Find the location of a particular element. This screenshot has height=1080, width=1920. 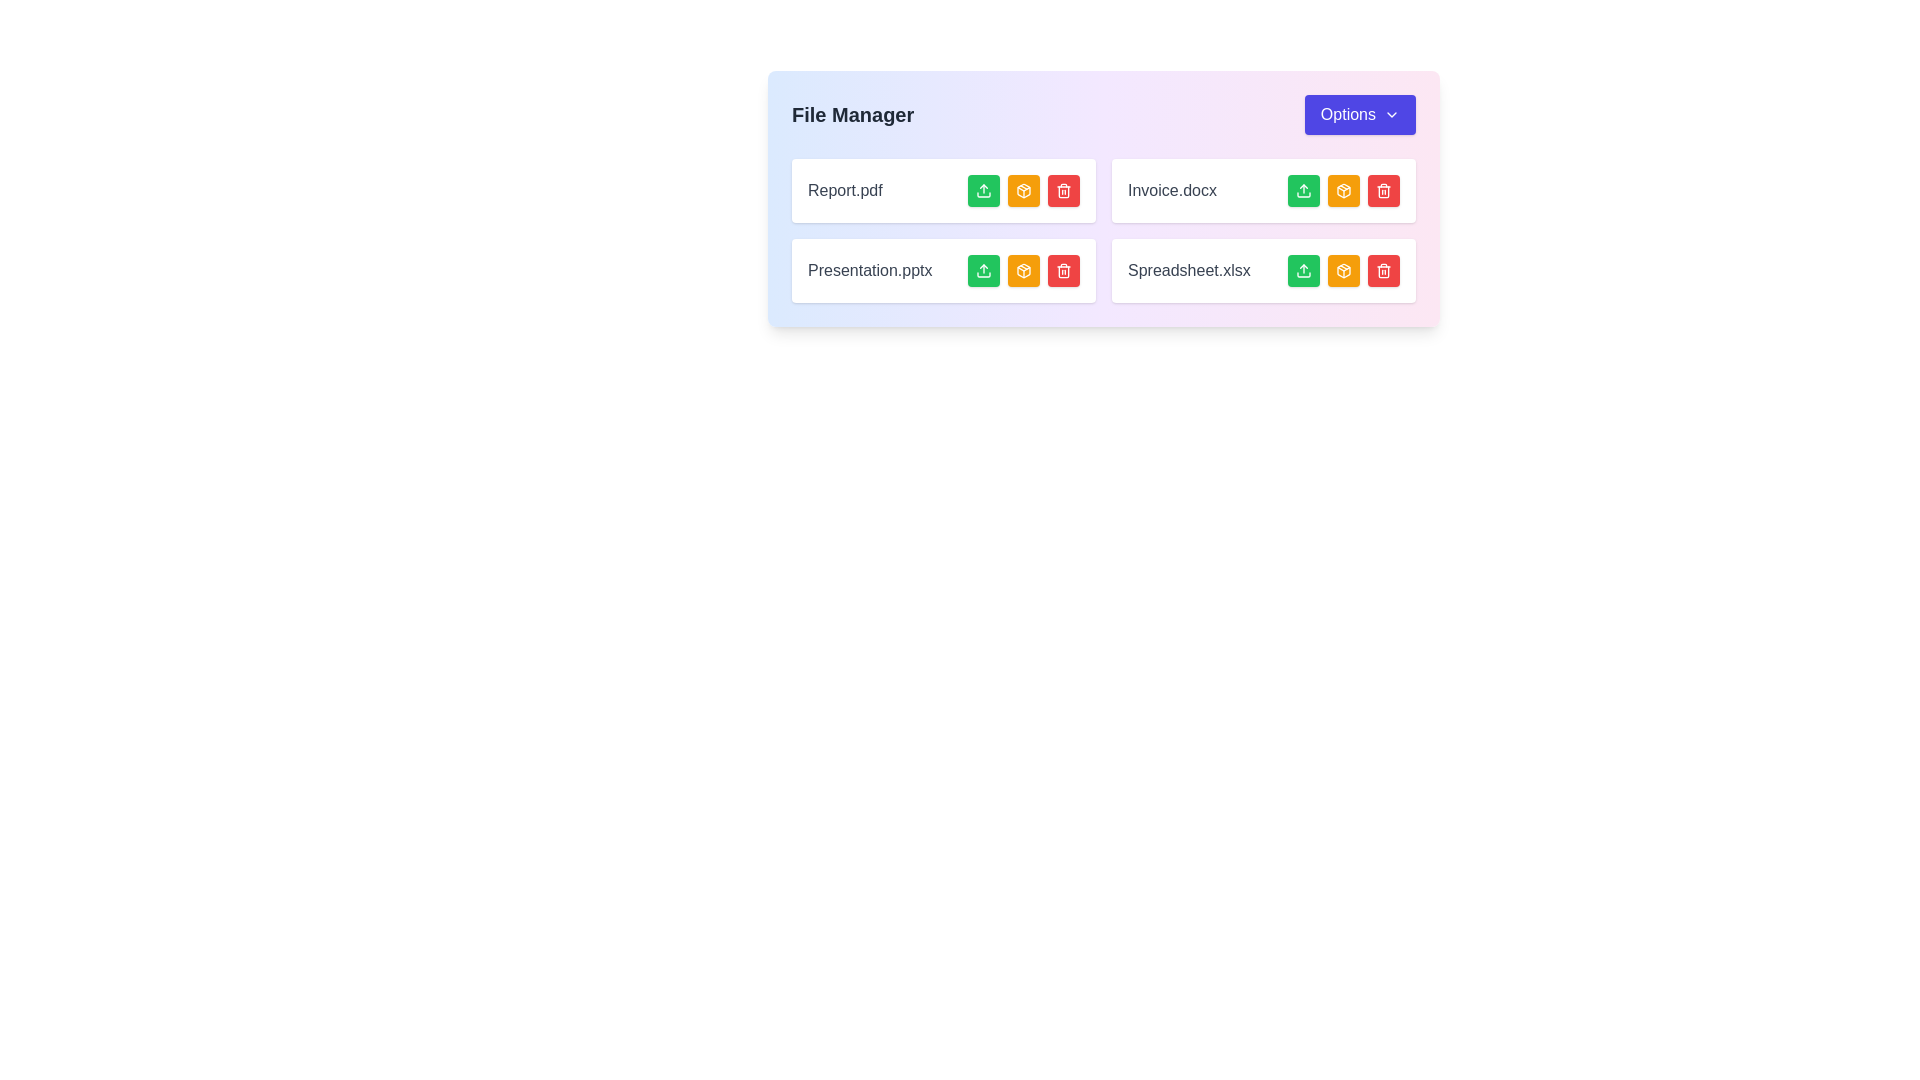

the second button in the row of action buttons for the file 'Presentation.pptx' is located at coordinates (1023, 270).